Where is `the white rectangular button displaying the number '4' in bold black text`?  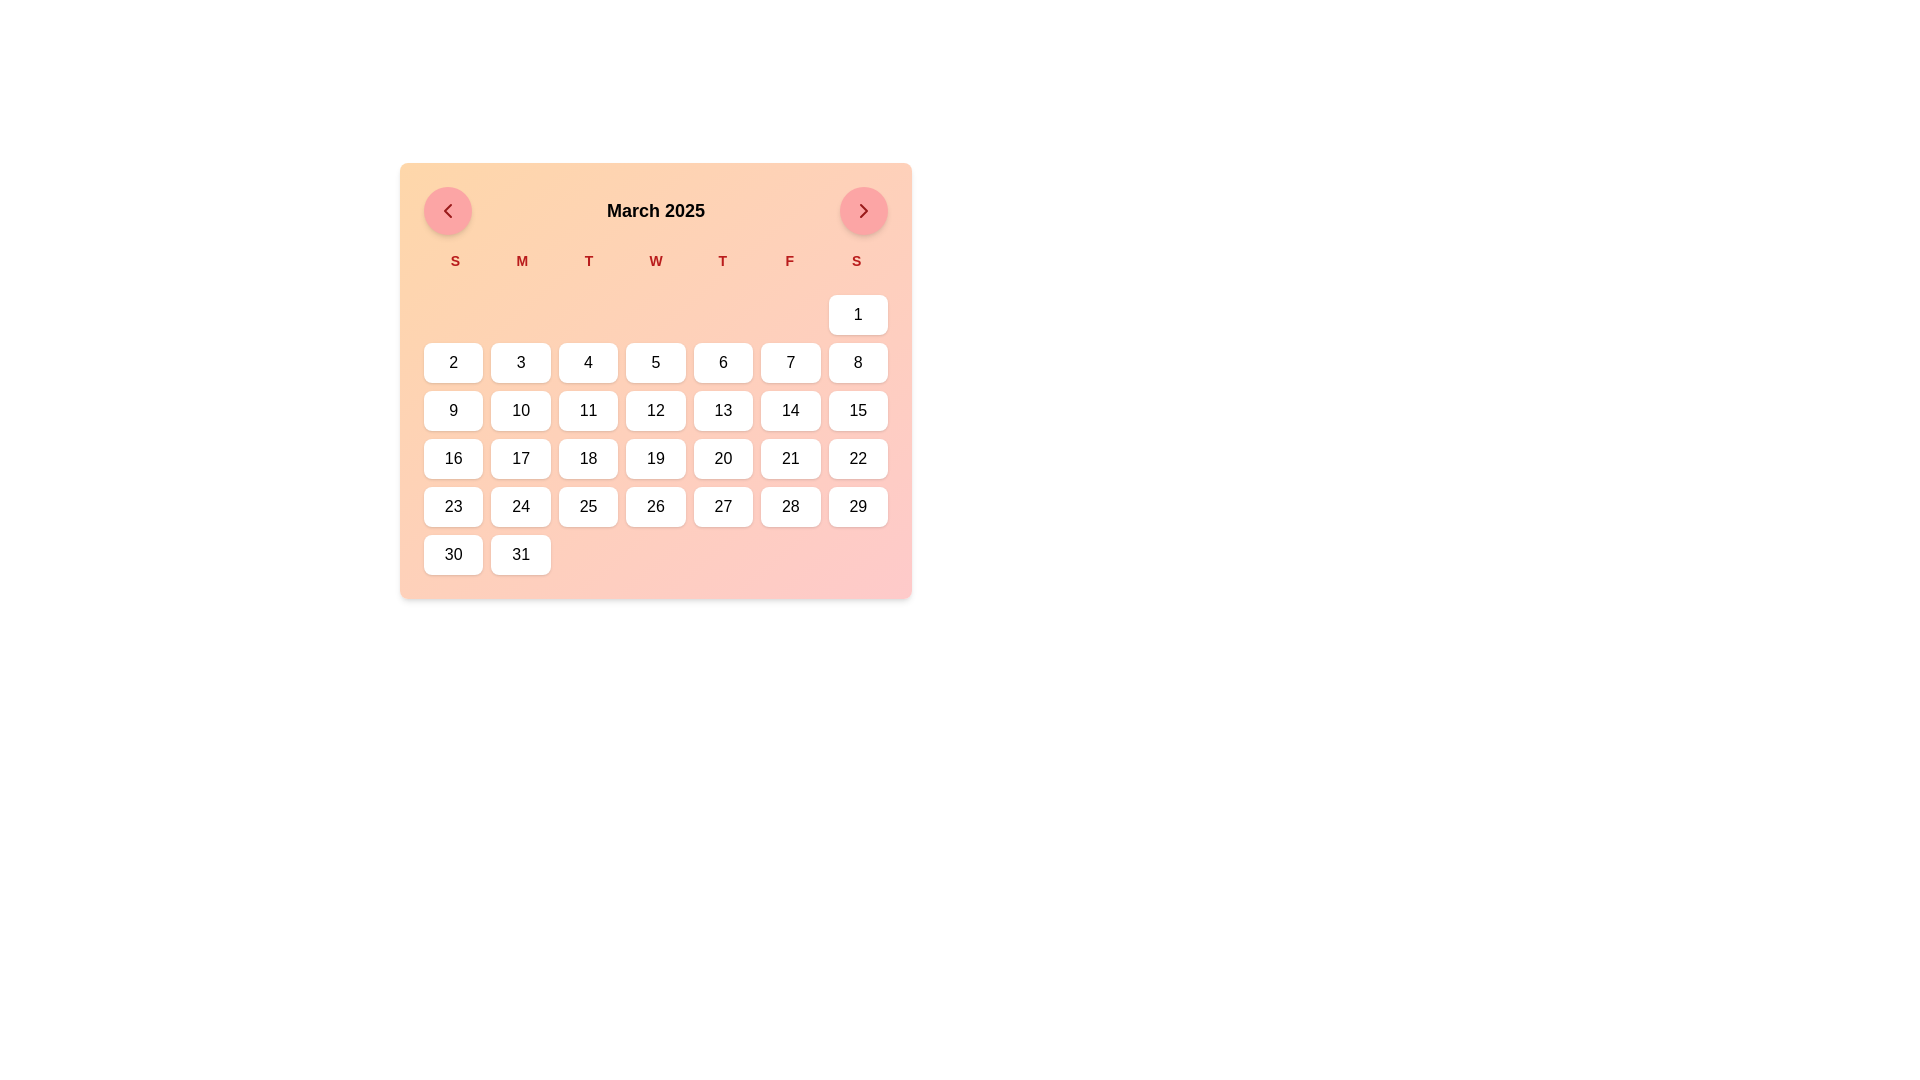
the white rectangular button displaying the number '4' in bold black text is located at coordinates (587, 362).